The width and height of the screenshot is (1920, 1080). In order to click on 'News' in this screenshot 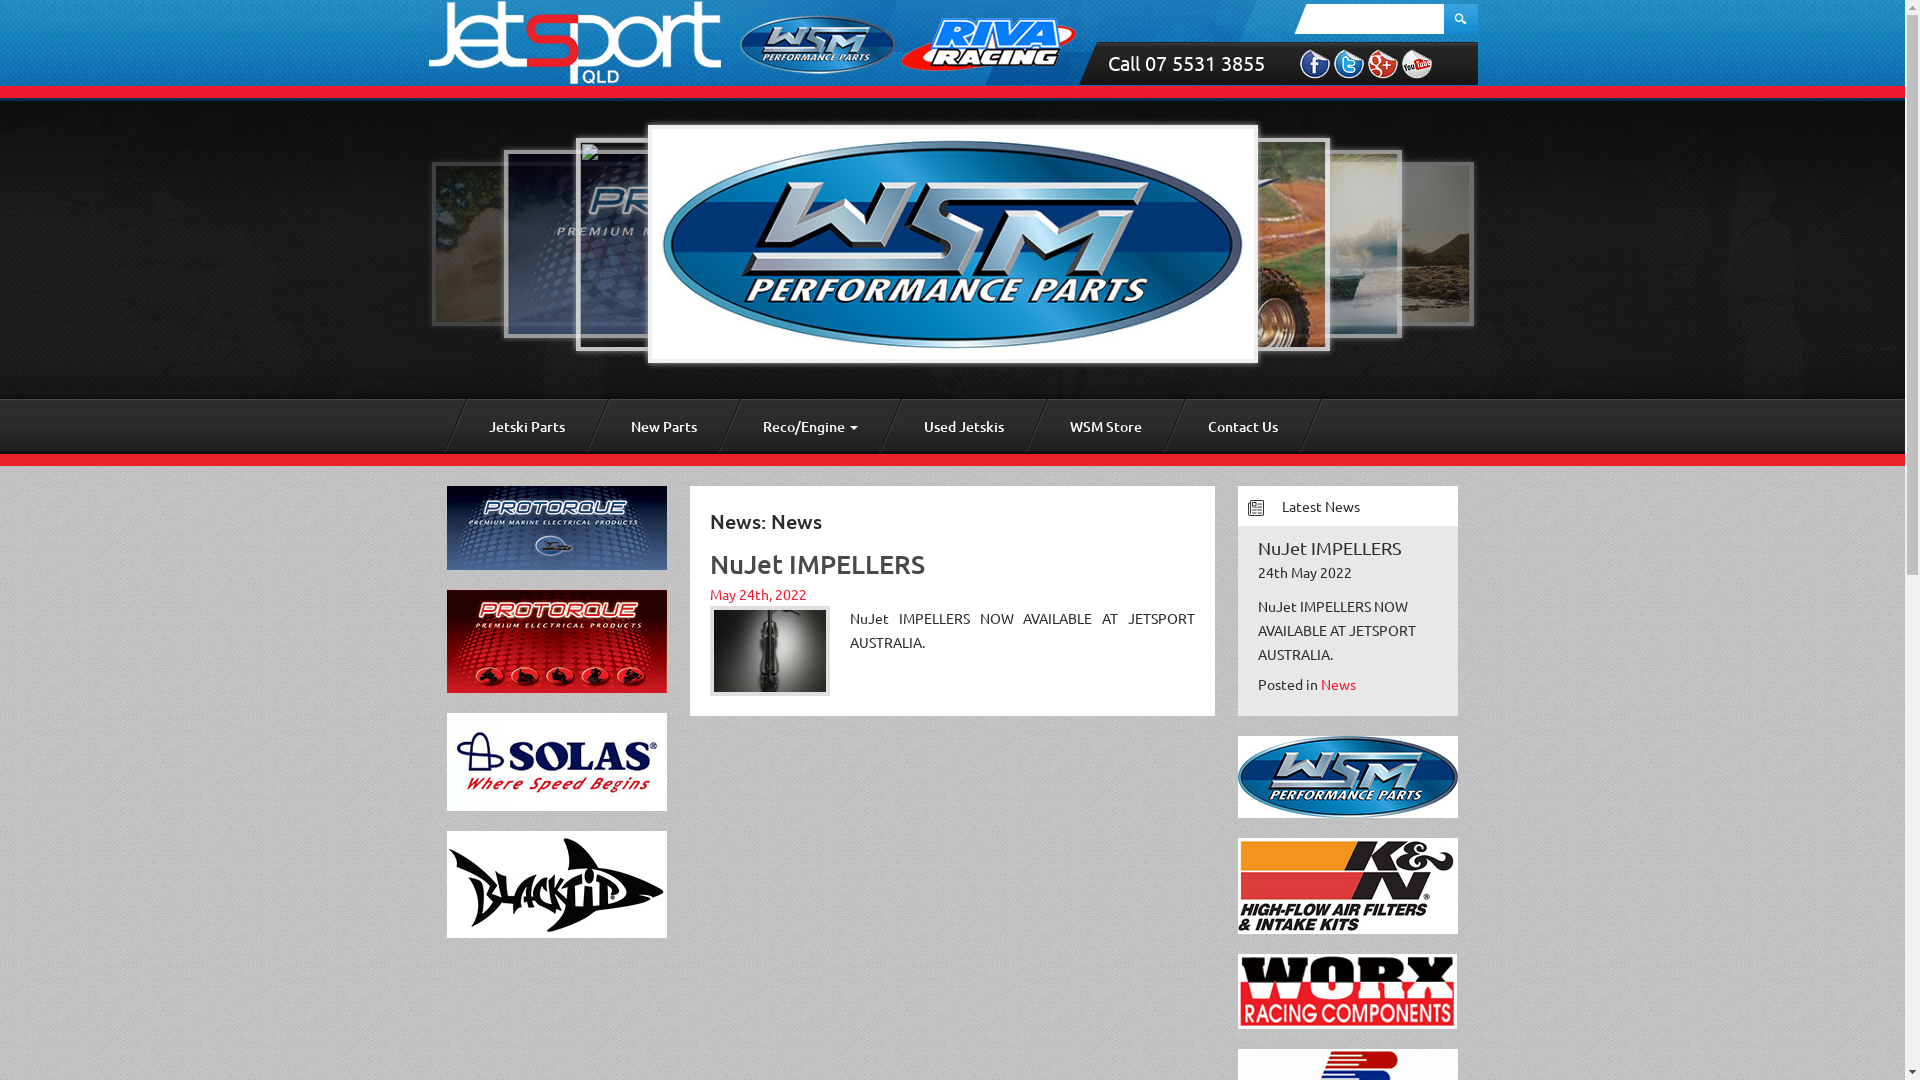, I will do `click(1338, 682)`.